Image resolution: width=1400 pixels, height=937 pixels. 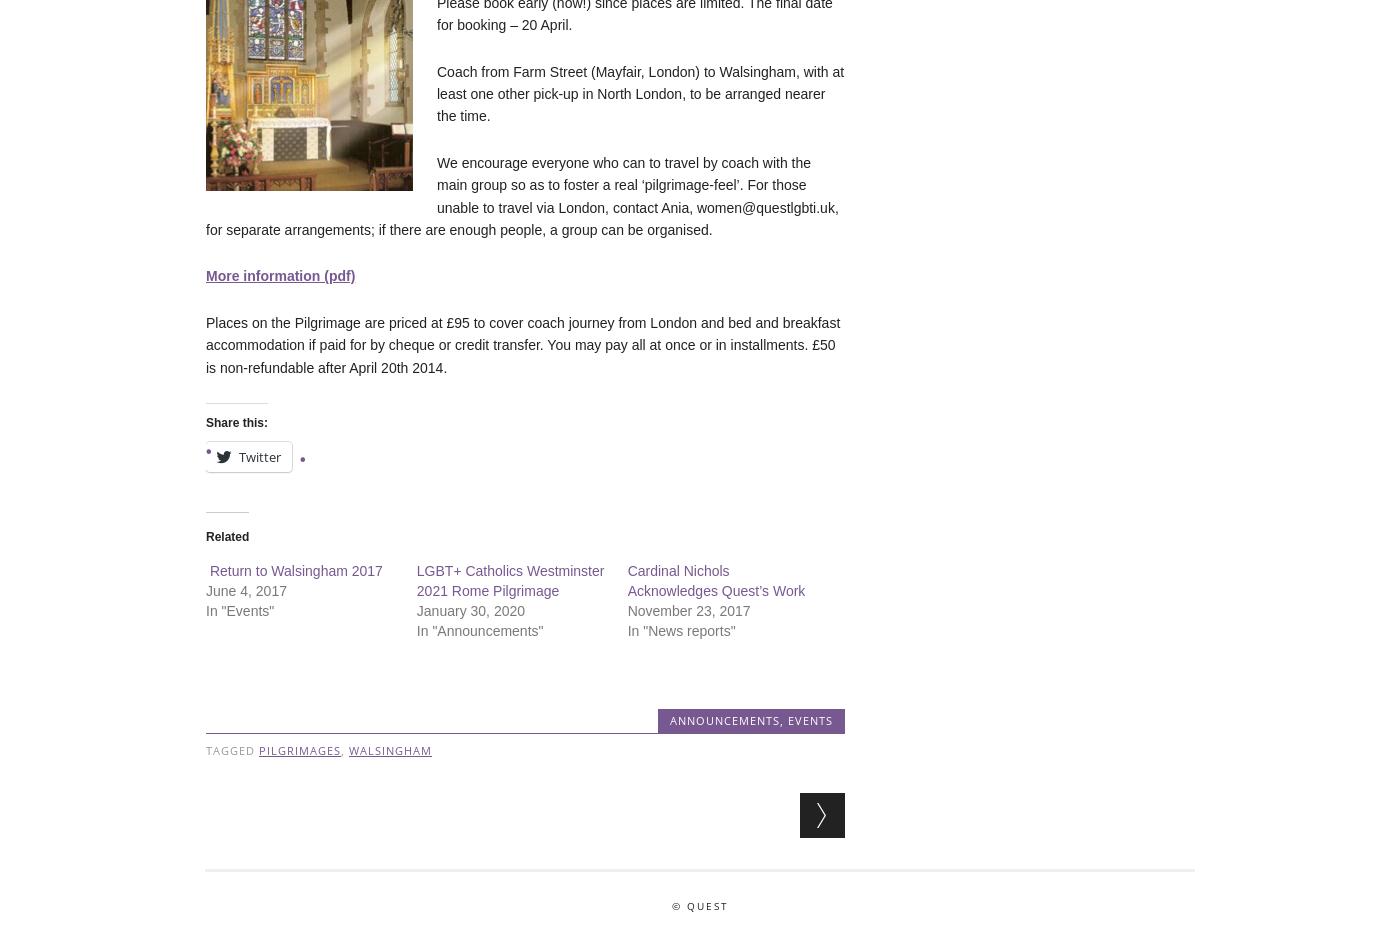 I want to click on 'Events', so click(x=786, y=720).